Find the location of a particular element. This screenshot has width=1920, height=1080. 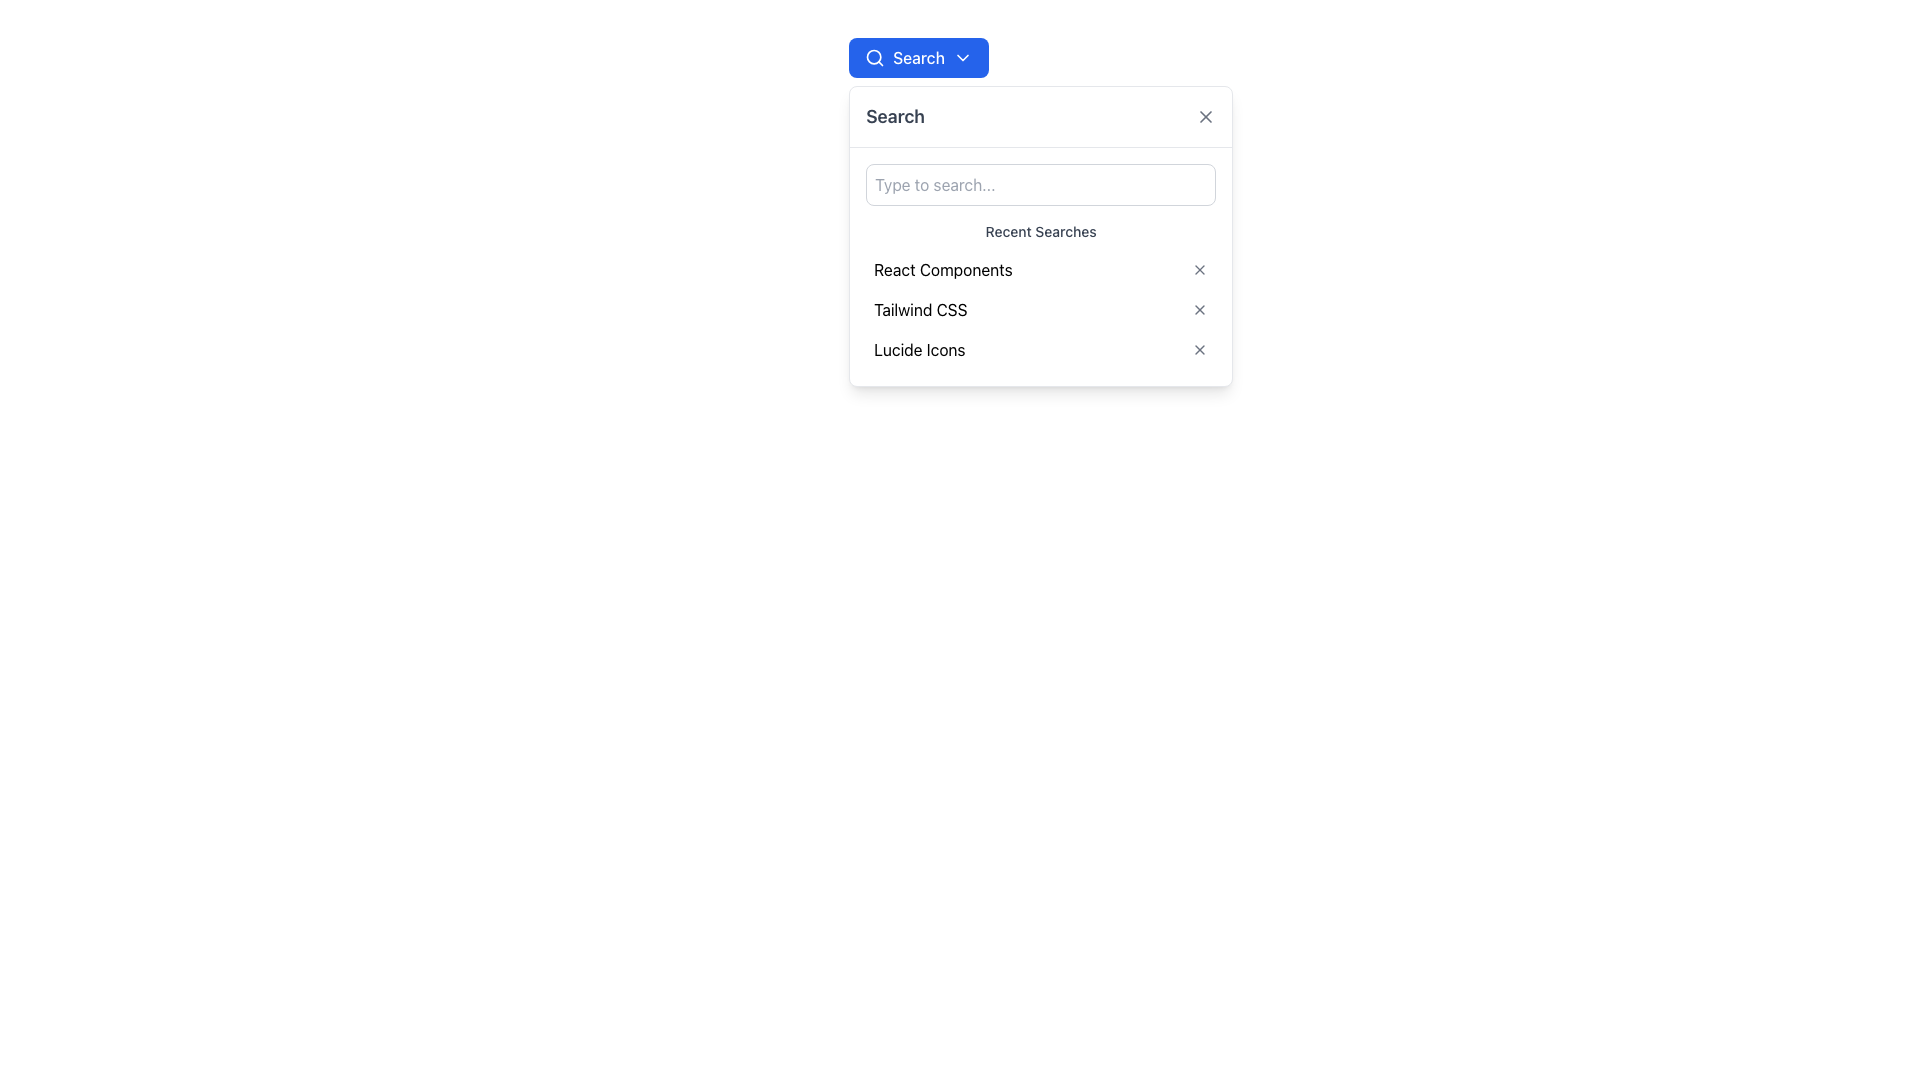

the delete button located at the far right of the row labeled 'Tailwind CSS' in the recent searches section is located at coordinates (1200, 309).